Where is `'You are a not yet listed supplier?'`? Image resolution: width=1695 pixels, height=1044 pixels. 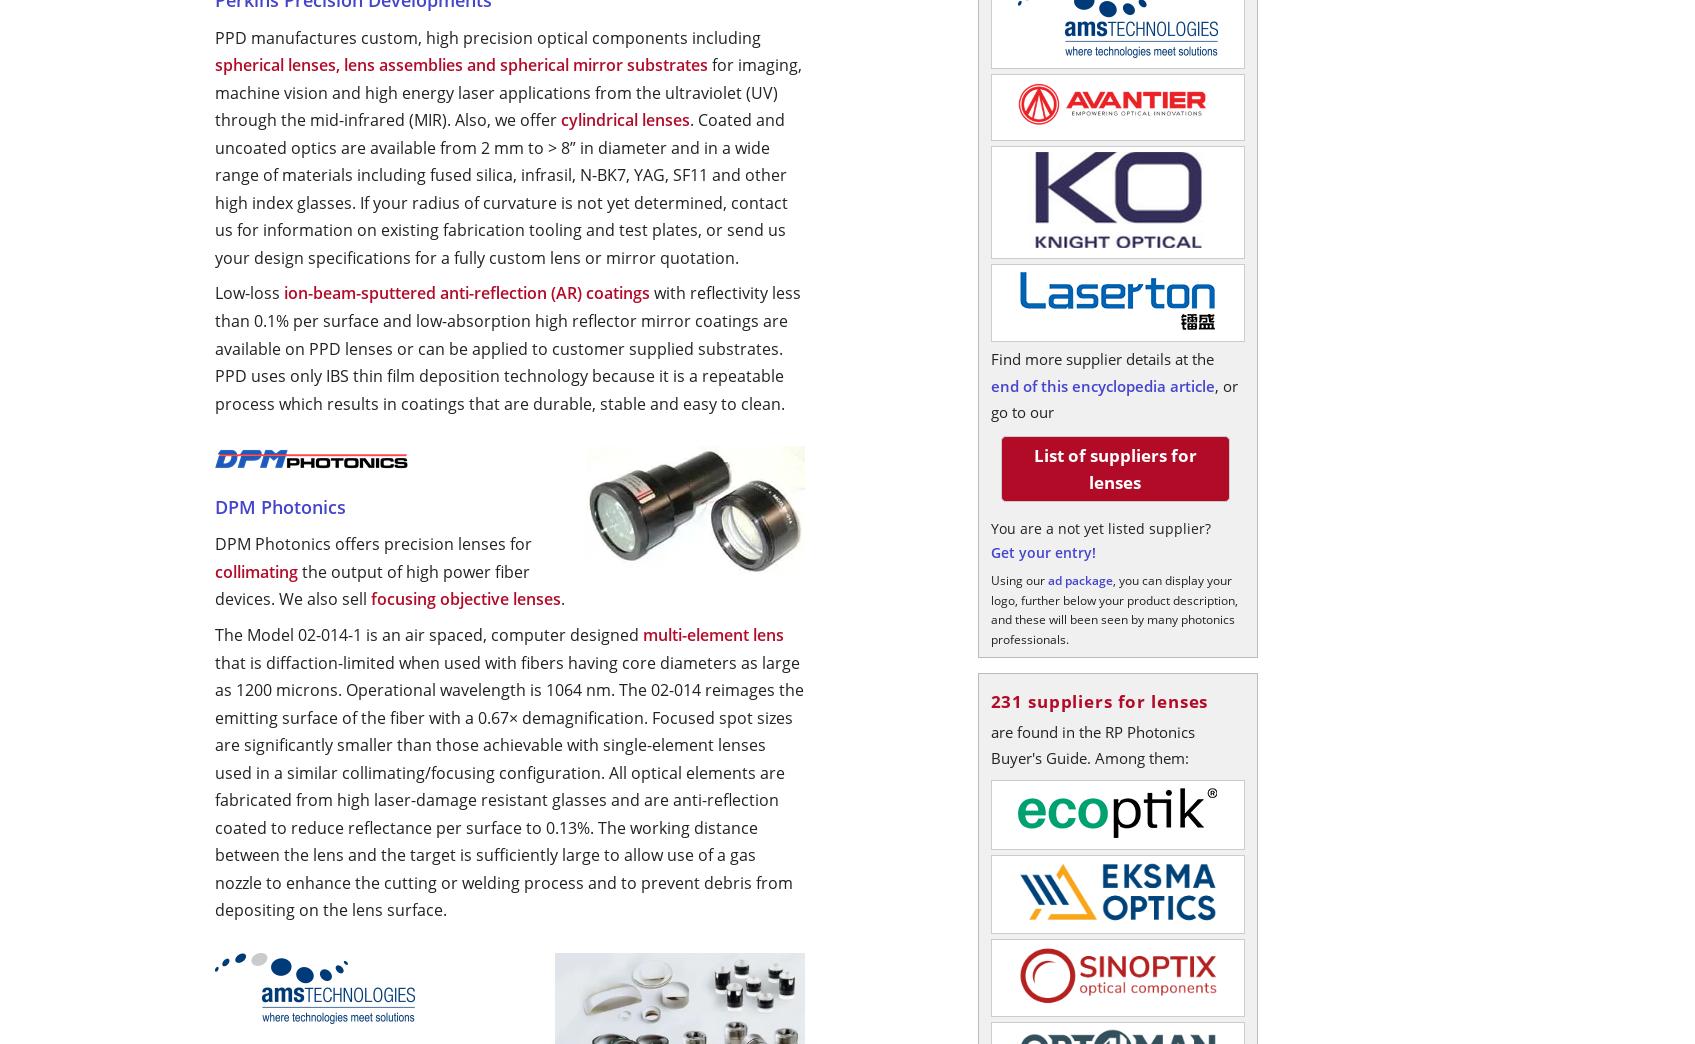
'You are a not yet listed supplier?' is located at coordinates (1100, 527).